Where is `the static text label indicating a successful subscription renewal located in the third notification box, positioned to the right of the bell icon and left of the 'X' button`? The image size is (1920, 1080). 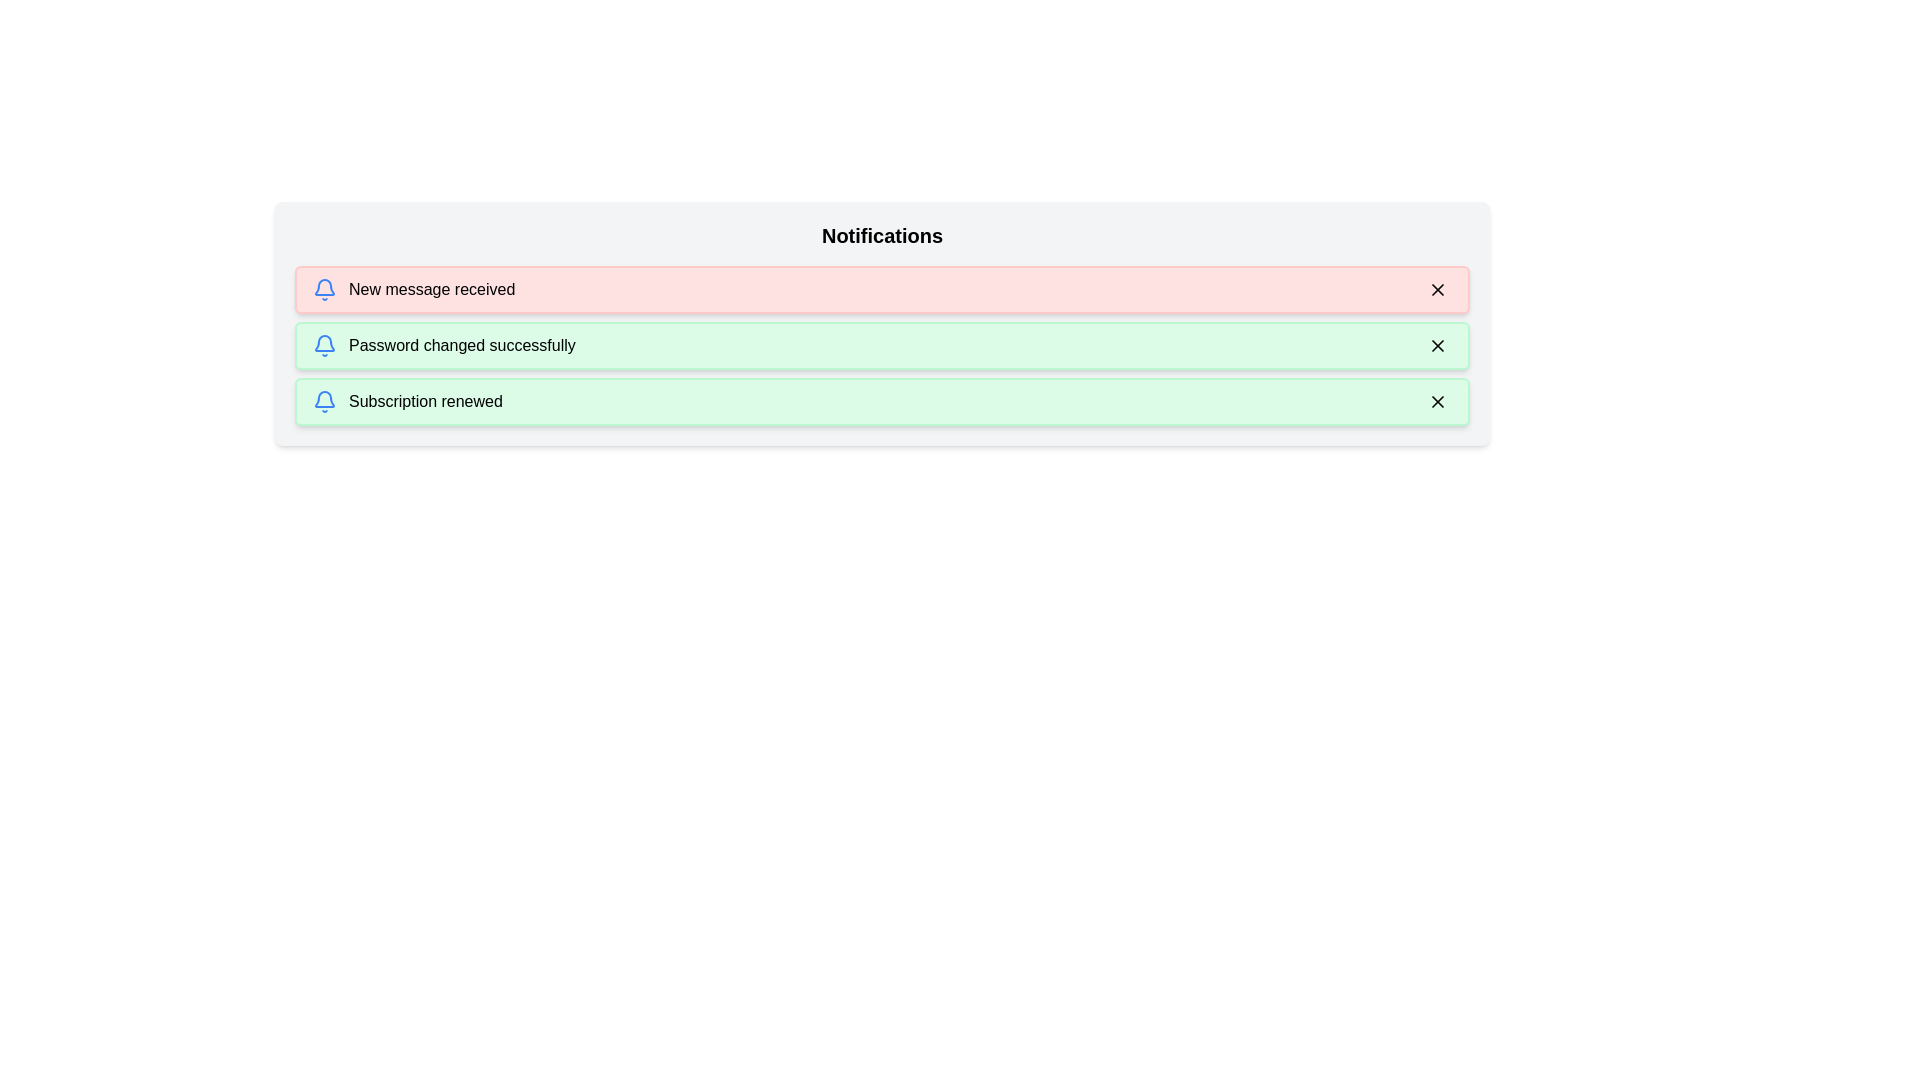
the static text label indicating a successful subscription renewal located in the third notification box, positioned to the right of the bell icon and left of the 'X' button is located at coordinates (424, 401).